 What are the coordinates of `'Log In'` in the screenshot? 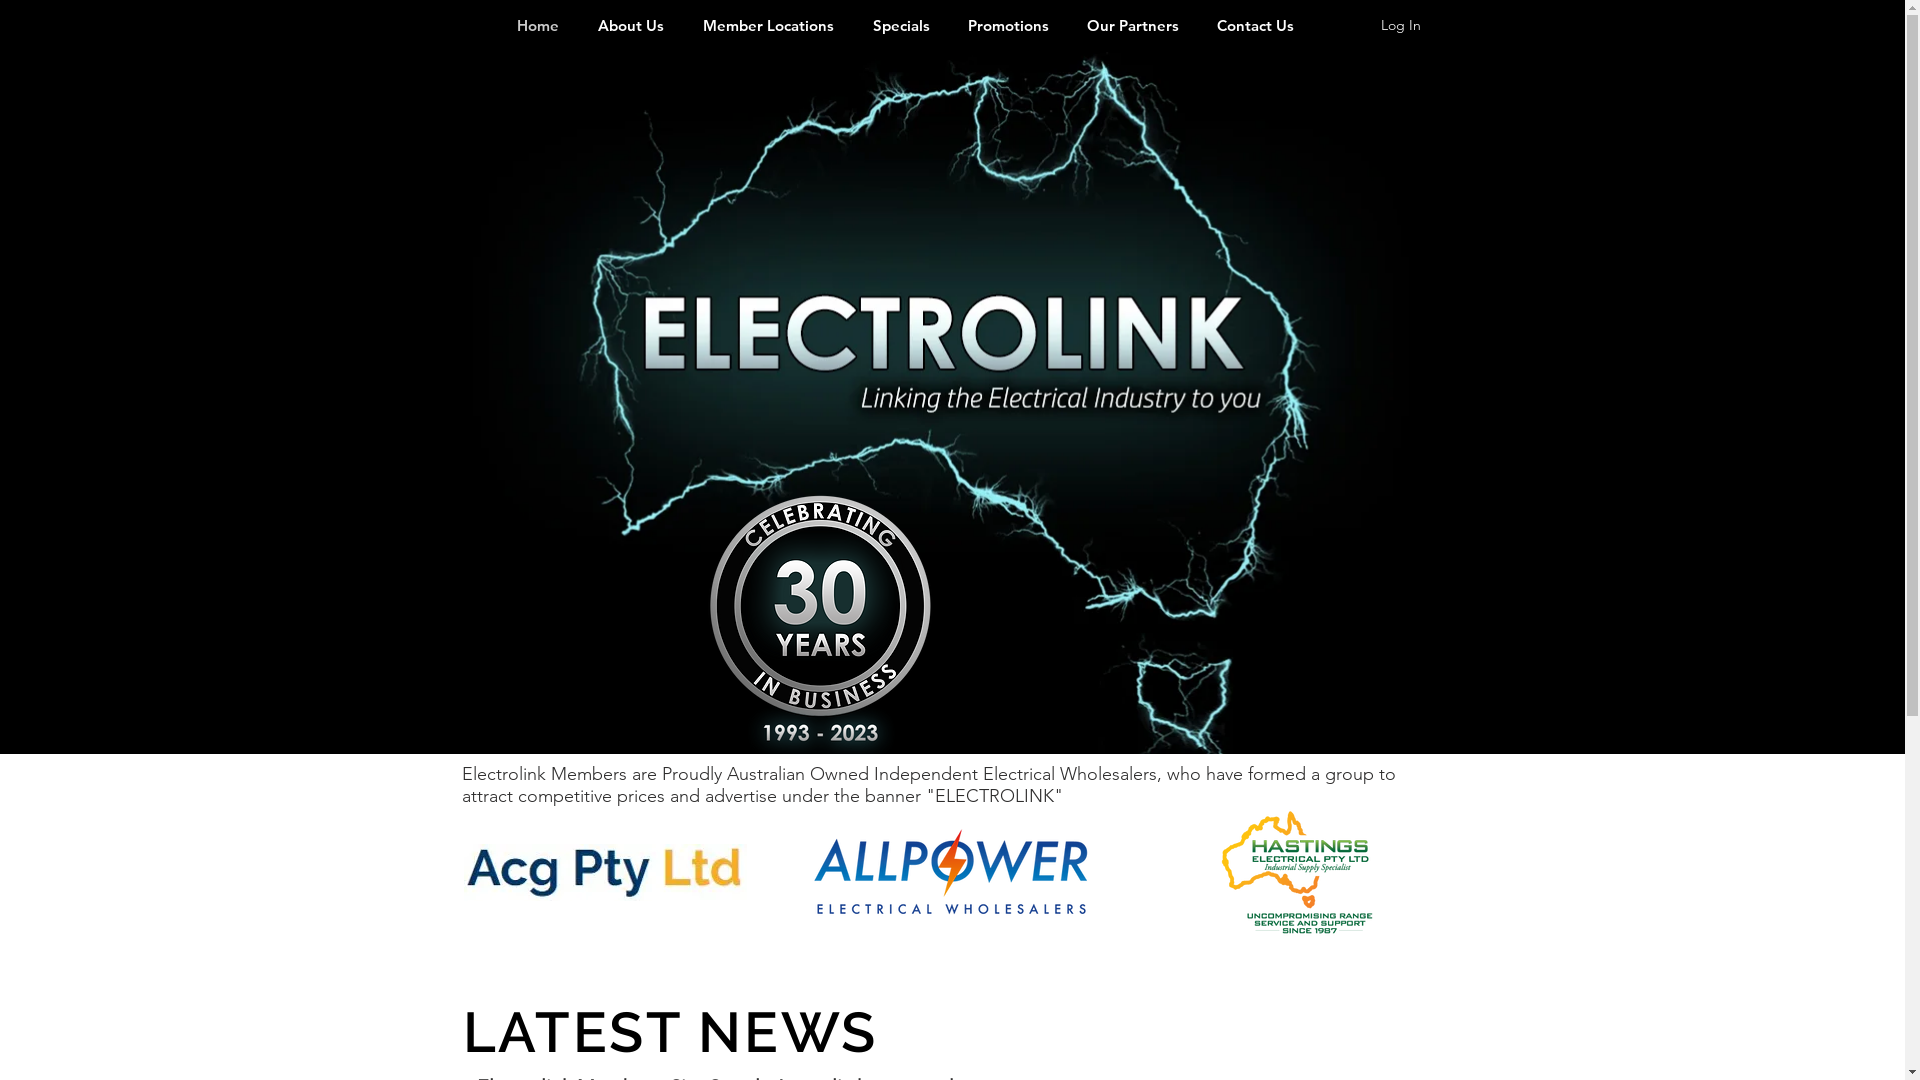 It's located at (1399, 26).